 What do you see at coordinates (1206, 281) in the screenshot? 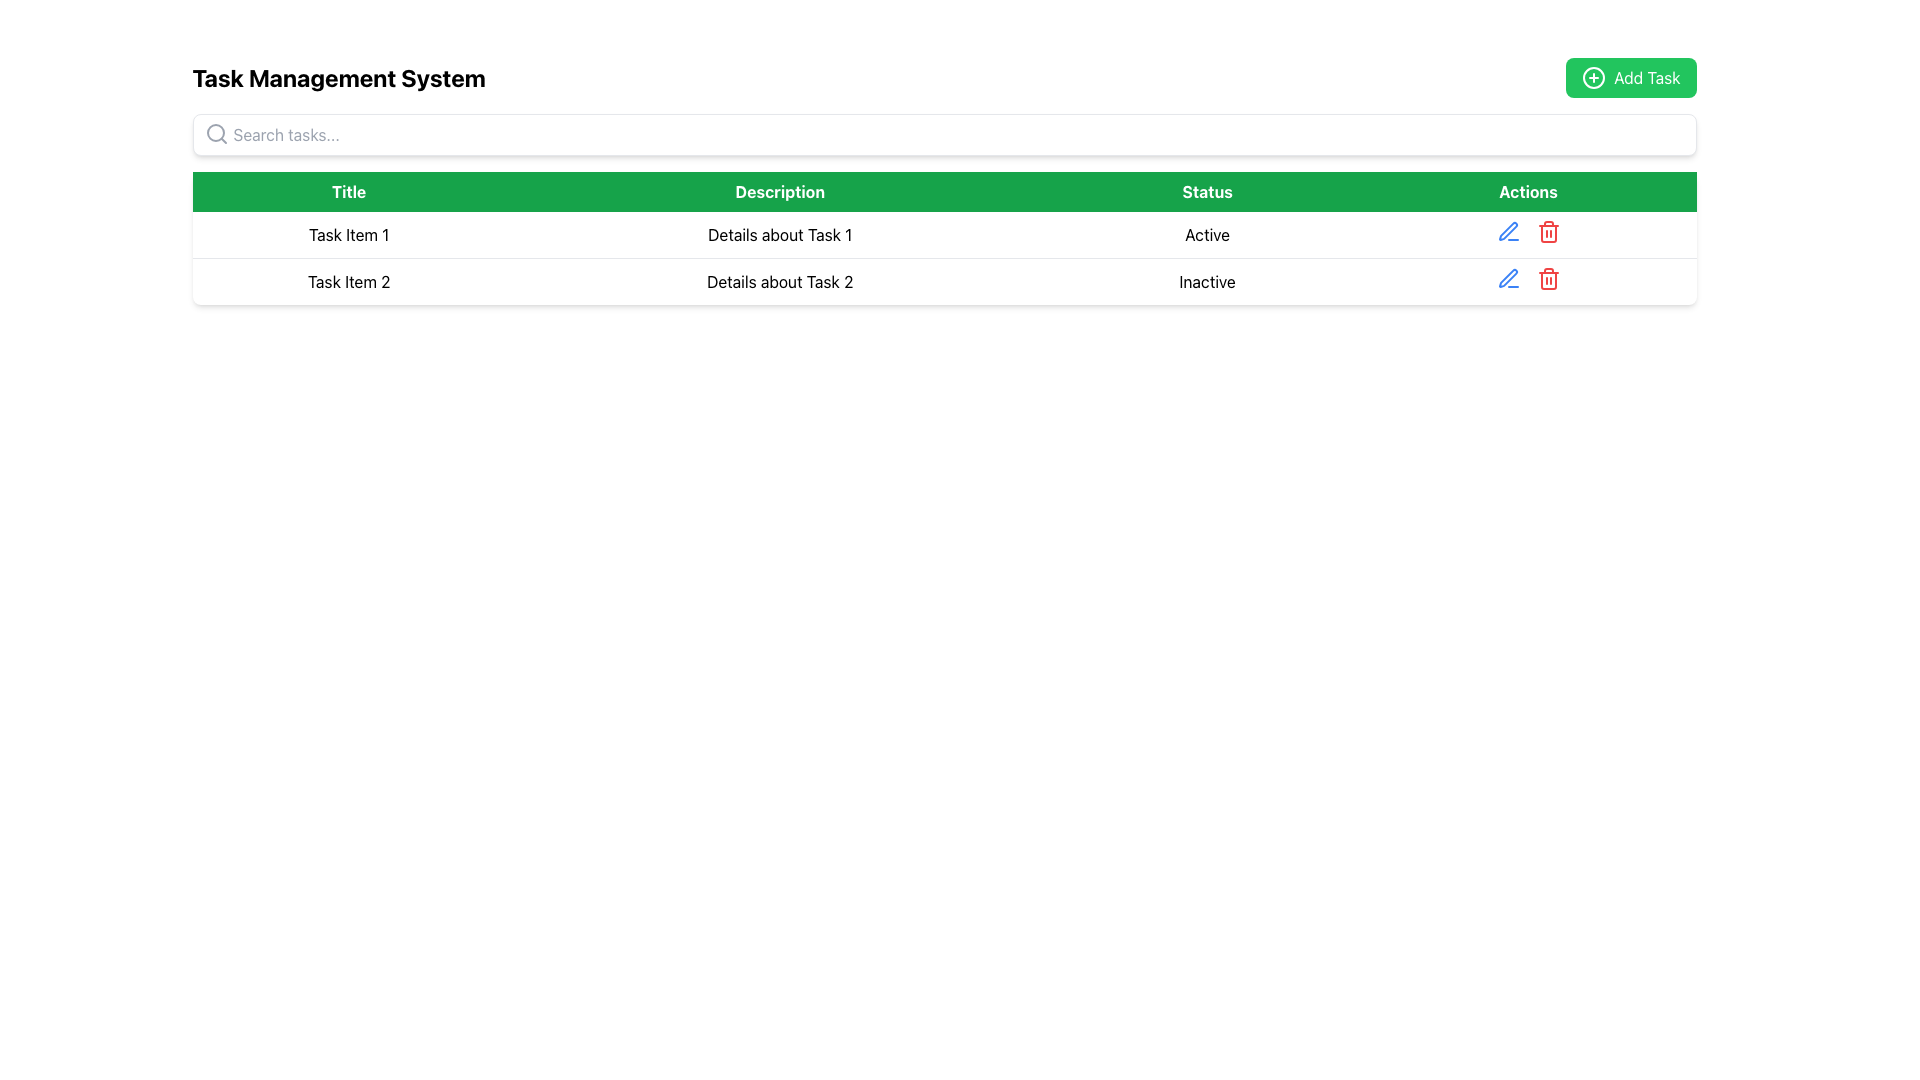
I see `the static text element displaying 'Inactive' in the third column of the second row, which is part of 'Task Item 2'` at bounding box center [1206, 281].